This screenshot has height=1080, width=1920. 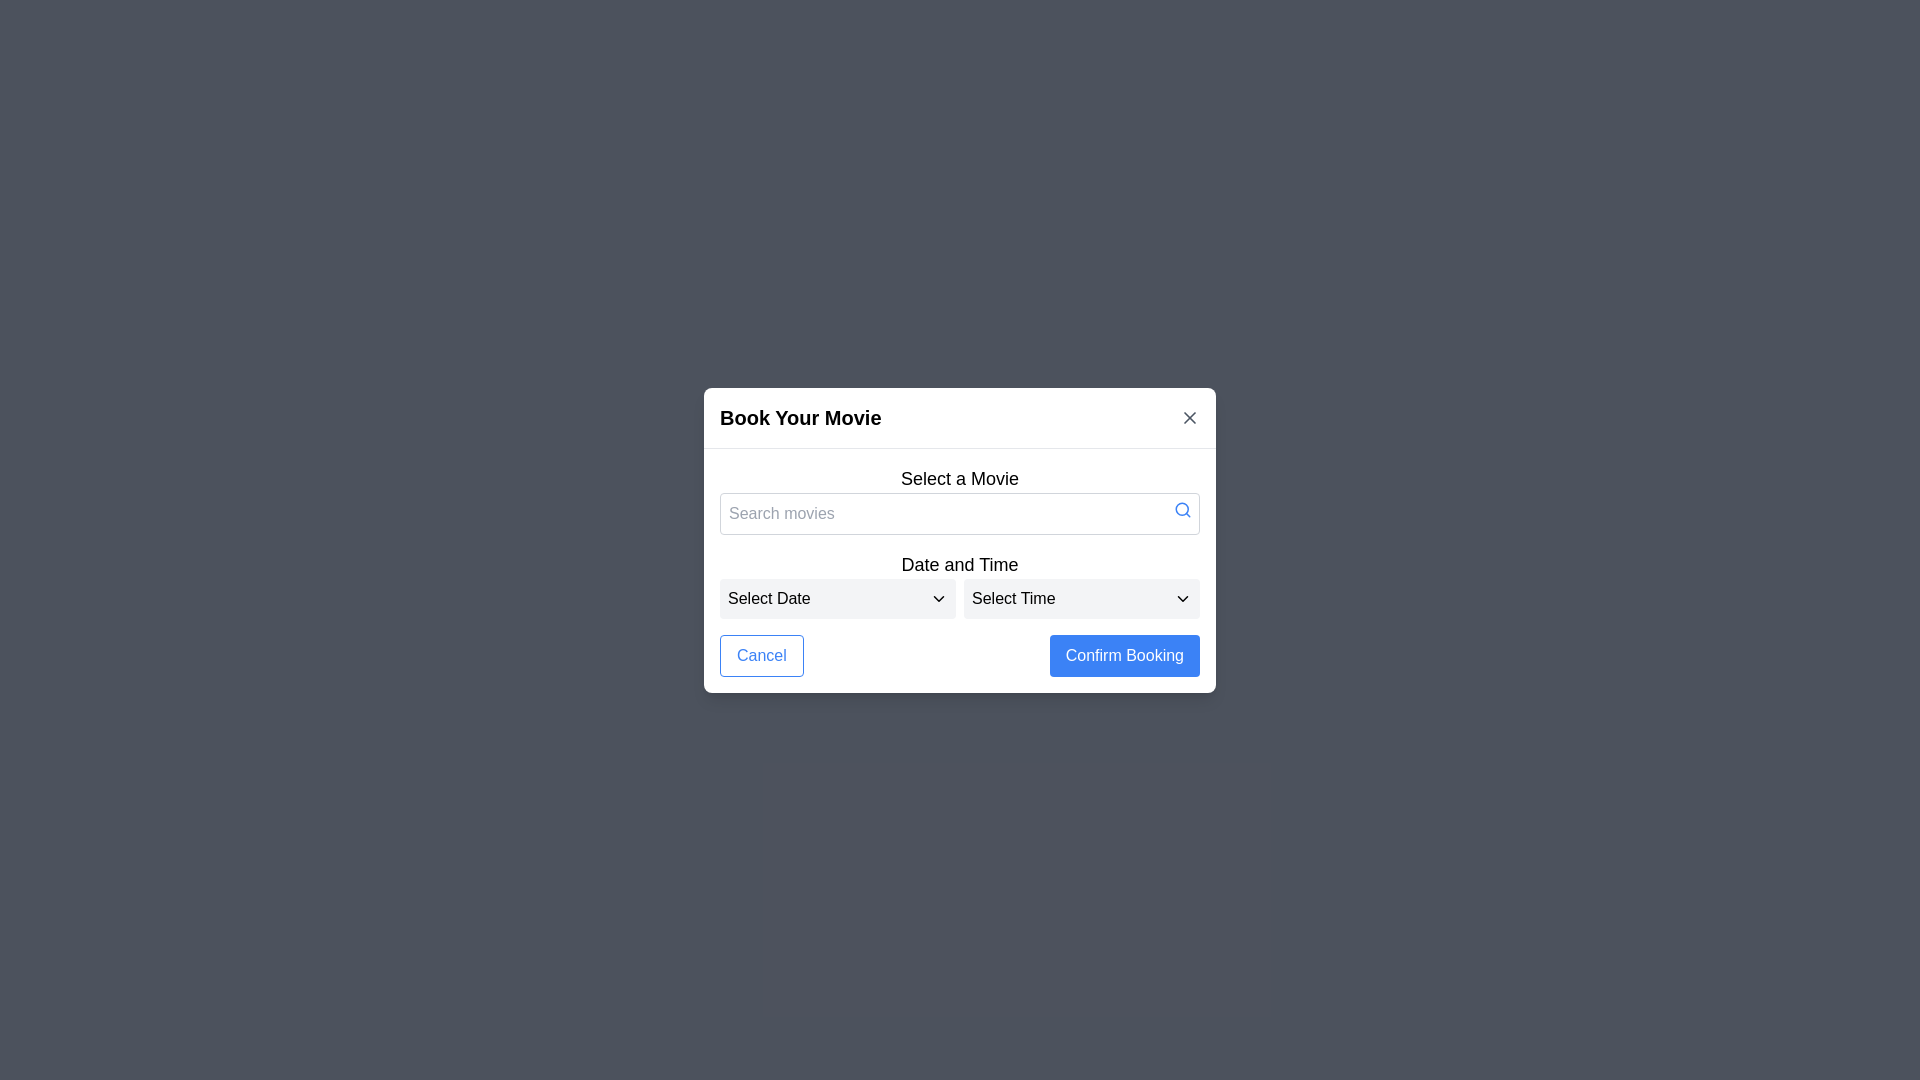 What do you see at coordinates (960, 597) in the screenshot?
I see `the Dropdown group containing interactive elements for selecting a date and time, located below the movie input field in the 'Date and Time' section` at bounding box center [960, 597].